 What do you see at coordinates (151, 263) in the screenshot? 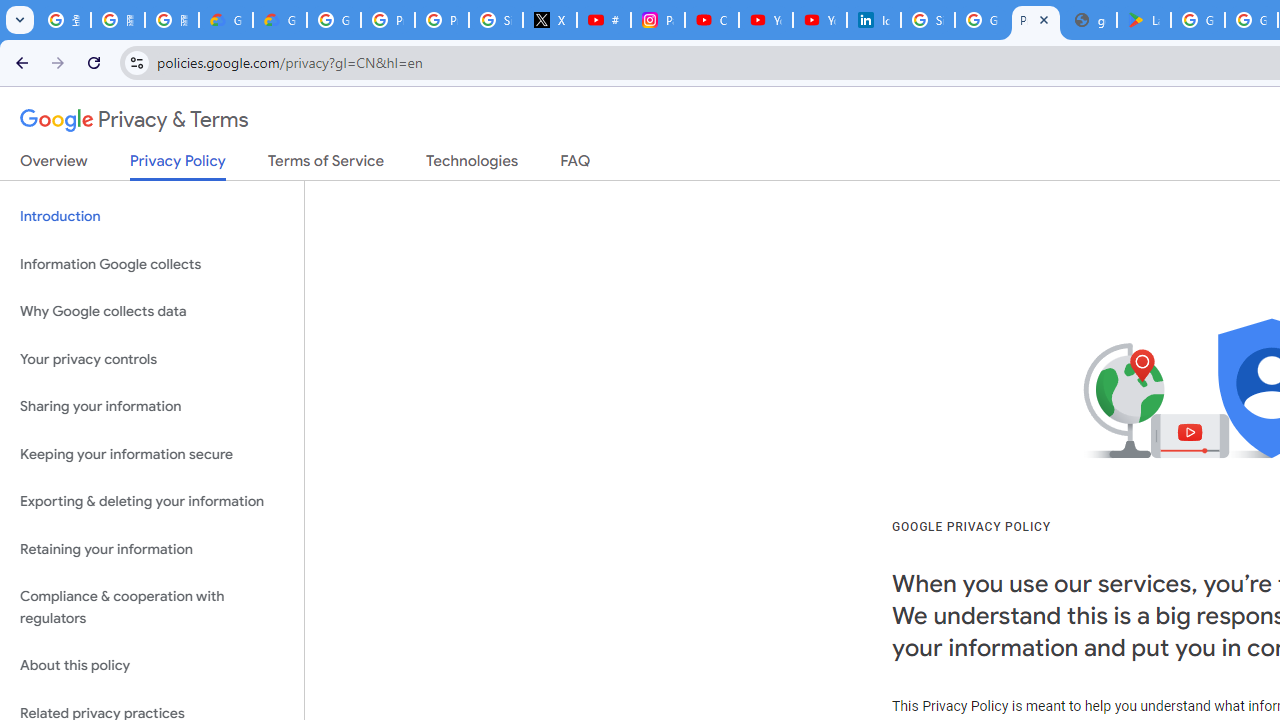
I see `'Information Google collects'` at bounding box center [151, 263].